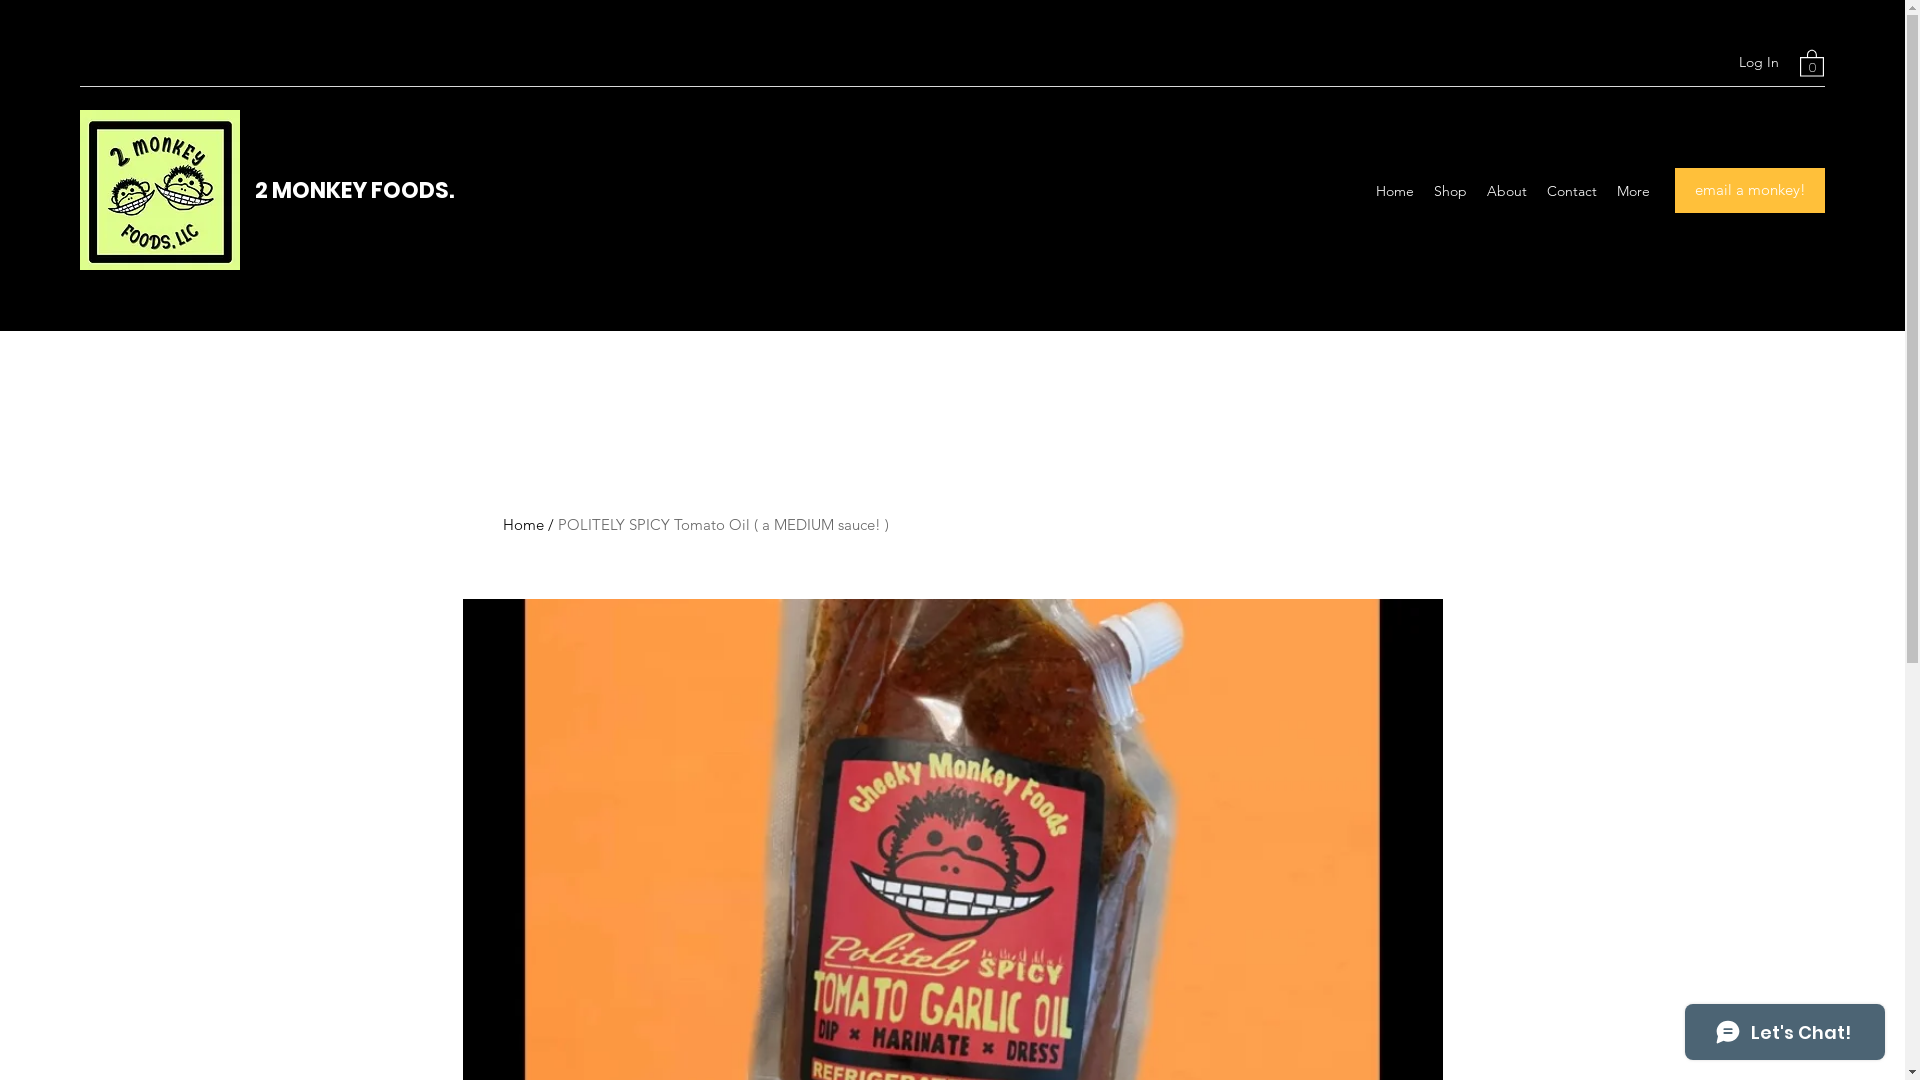  I want to click on 'Log In', so click(1757, 61).